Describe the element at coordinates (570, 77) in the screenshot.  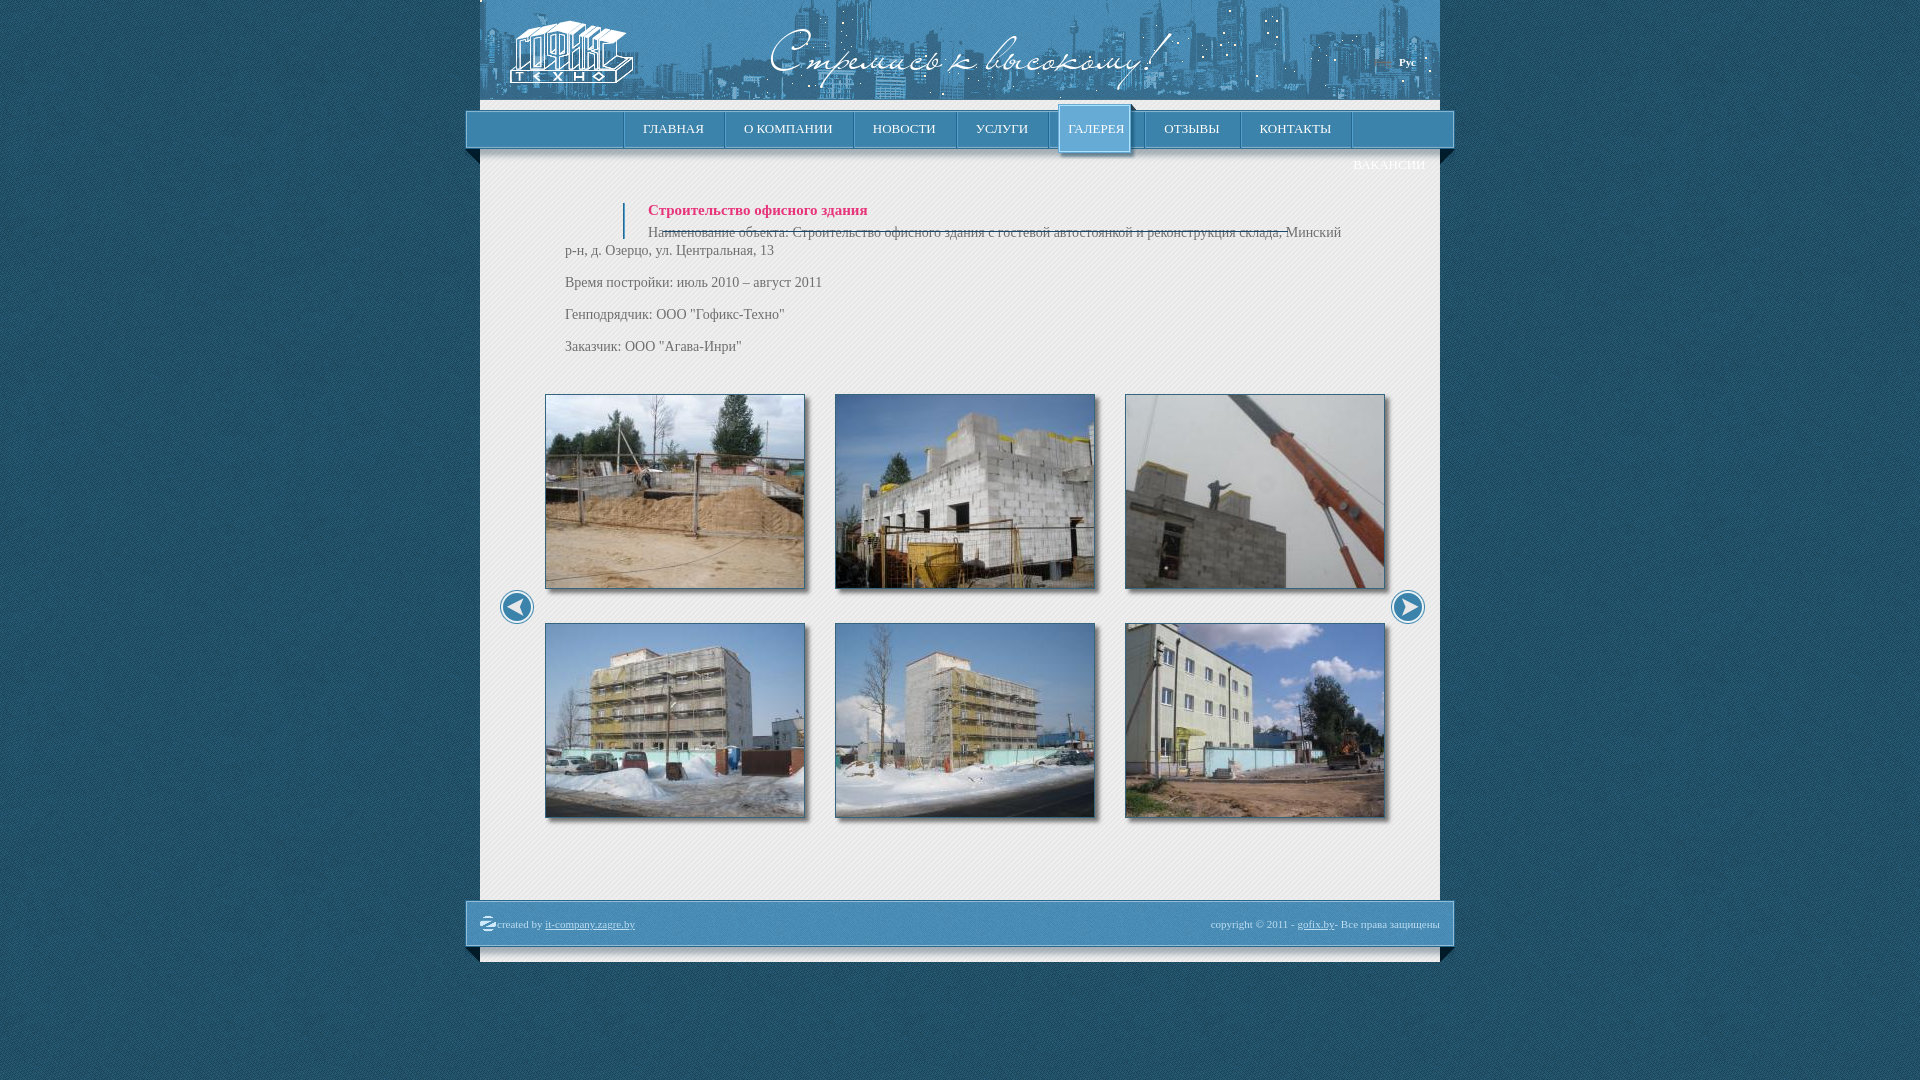
I see `'gofix.by'` at that location.